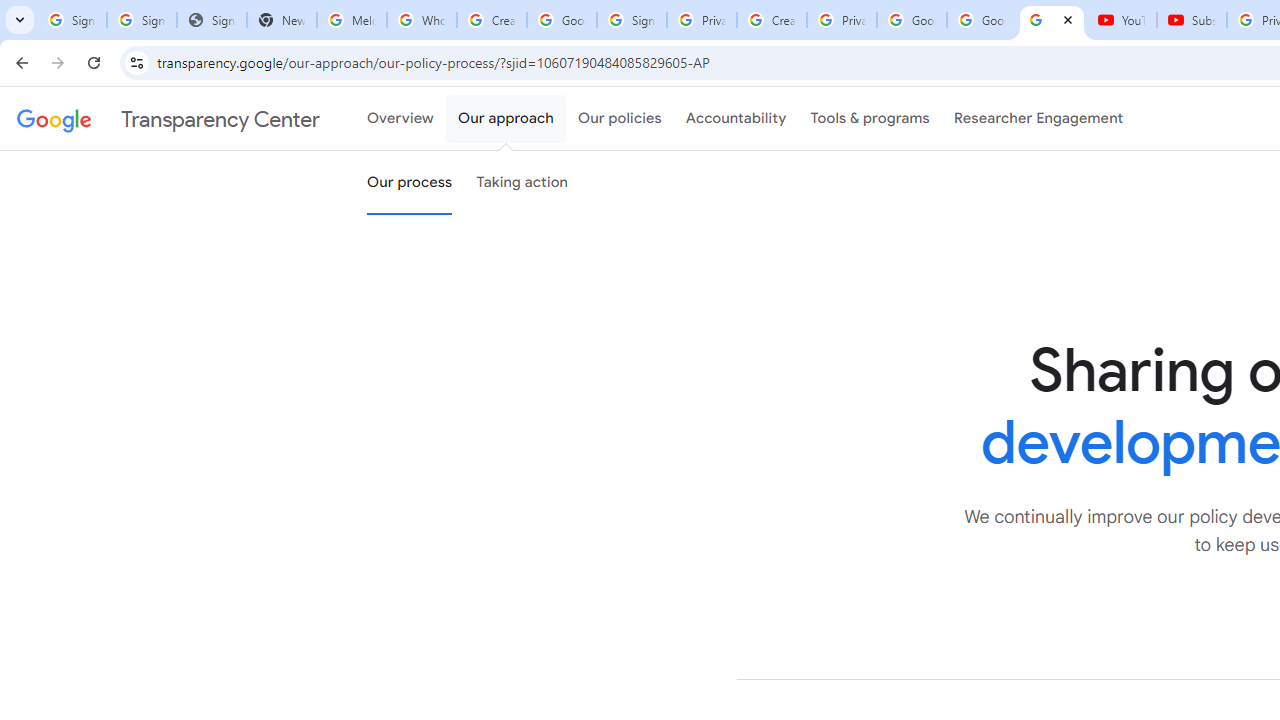 This screenshot has width=1280, height=720. What do you see at coordinates (408, 183) in the screenshot?
I see `'Our process'` at bounding box center [408, 183].